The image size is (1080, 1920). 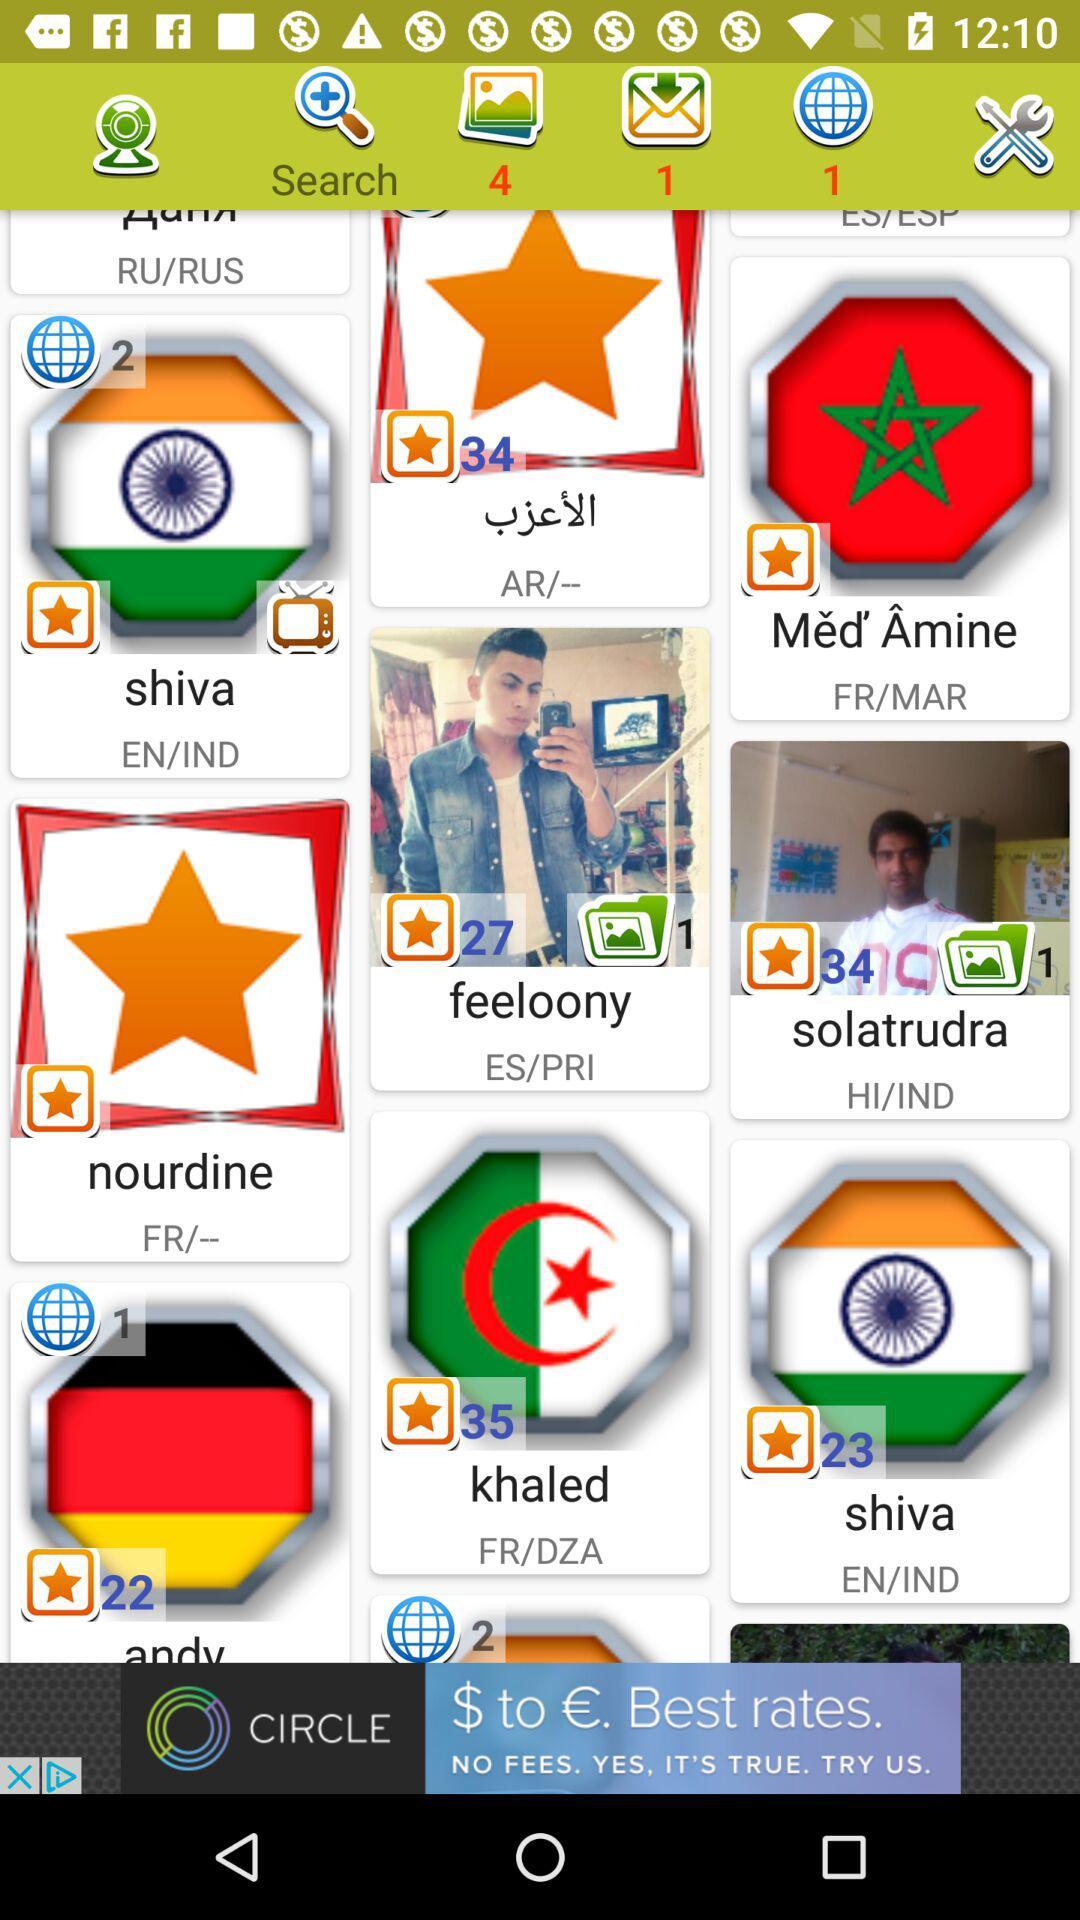 What do you see at coordinates (180, 1451) in the screenshot?
I see `one pert` at bounding box center [180, 1451].